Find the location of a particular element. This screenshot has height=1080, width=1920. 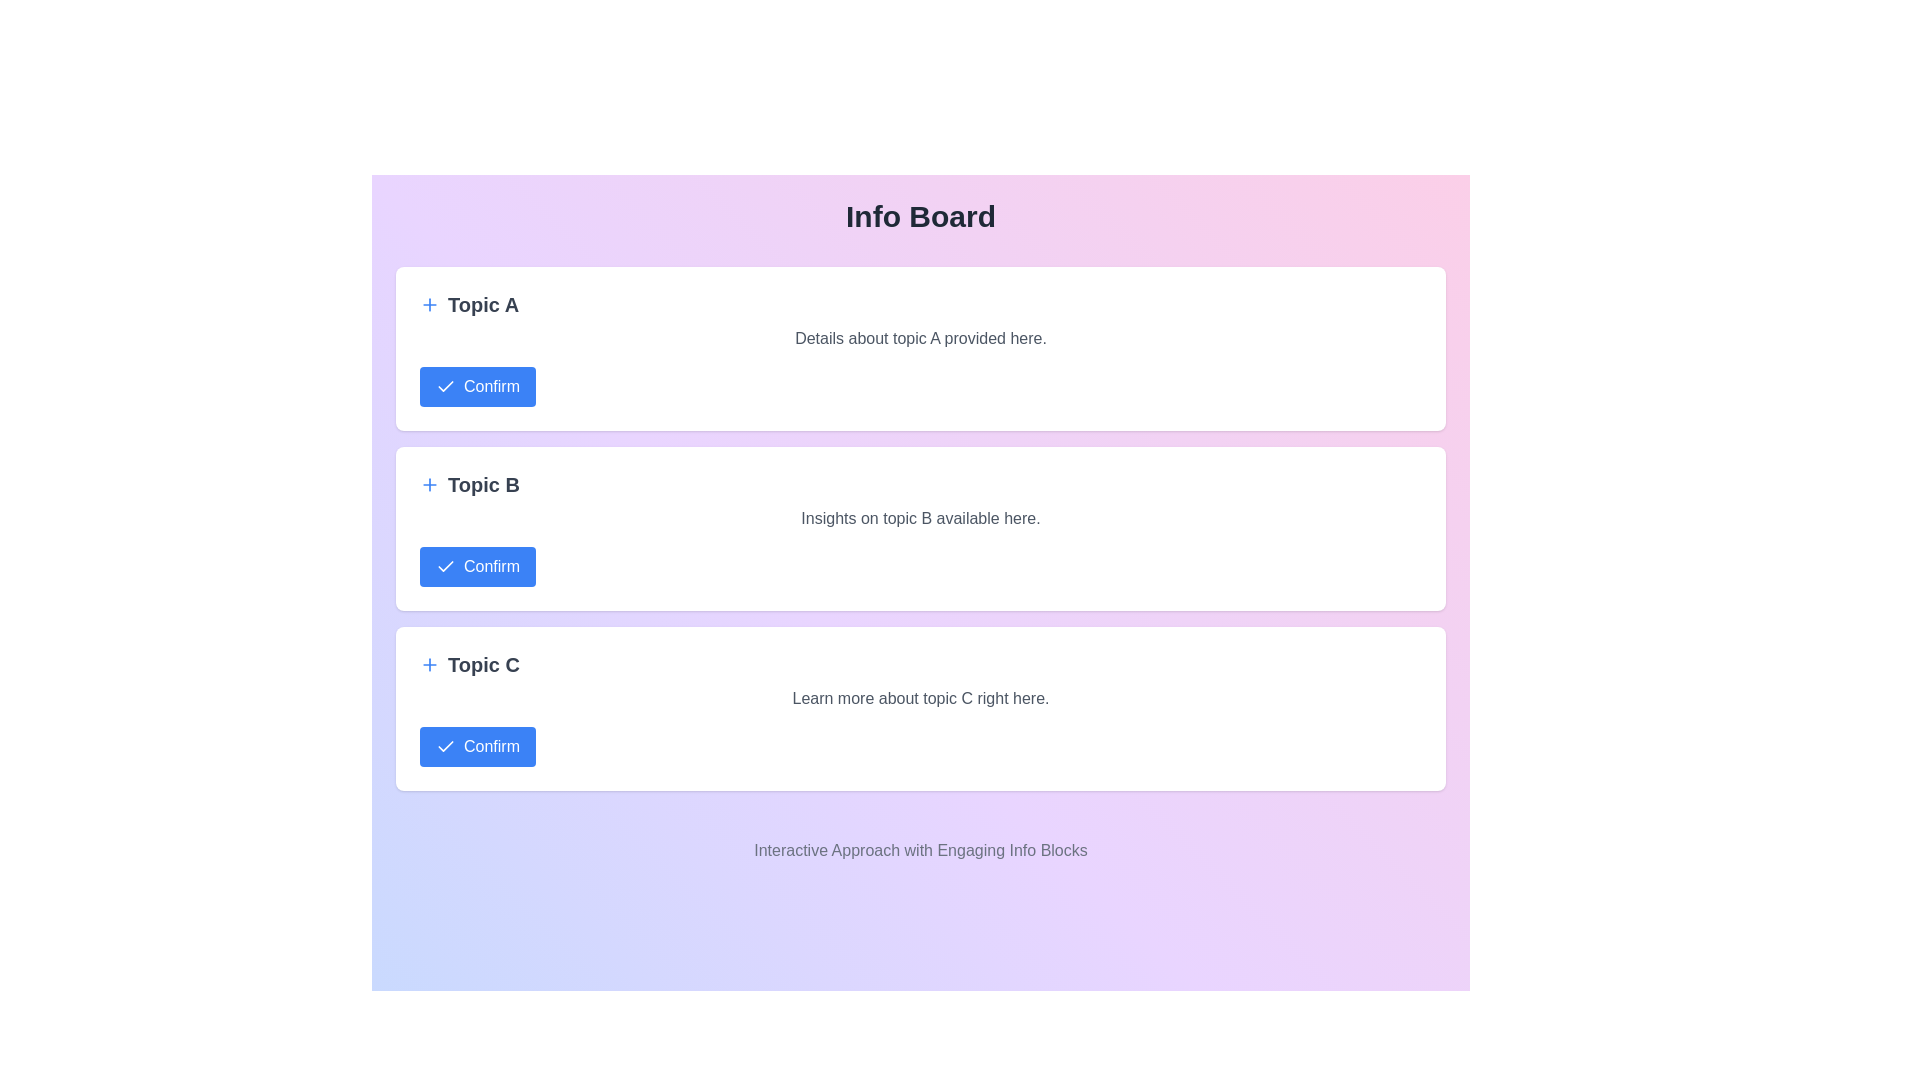

the SVG icon located on the left side of the heading labeled 'Topic A' is located at coordinates (429, 304).